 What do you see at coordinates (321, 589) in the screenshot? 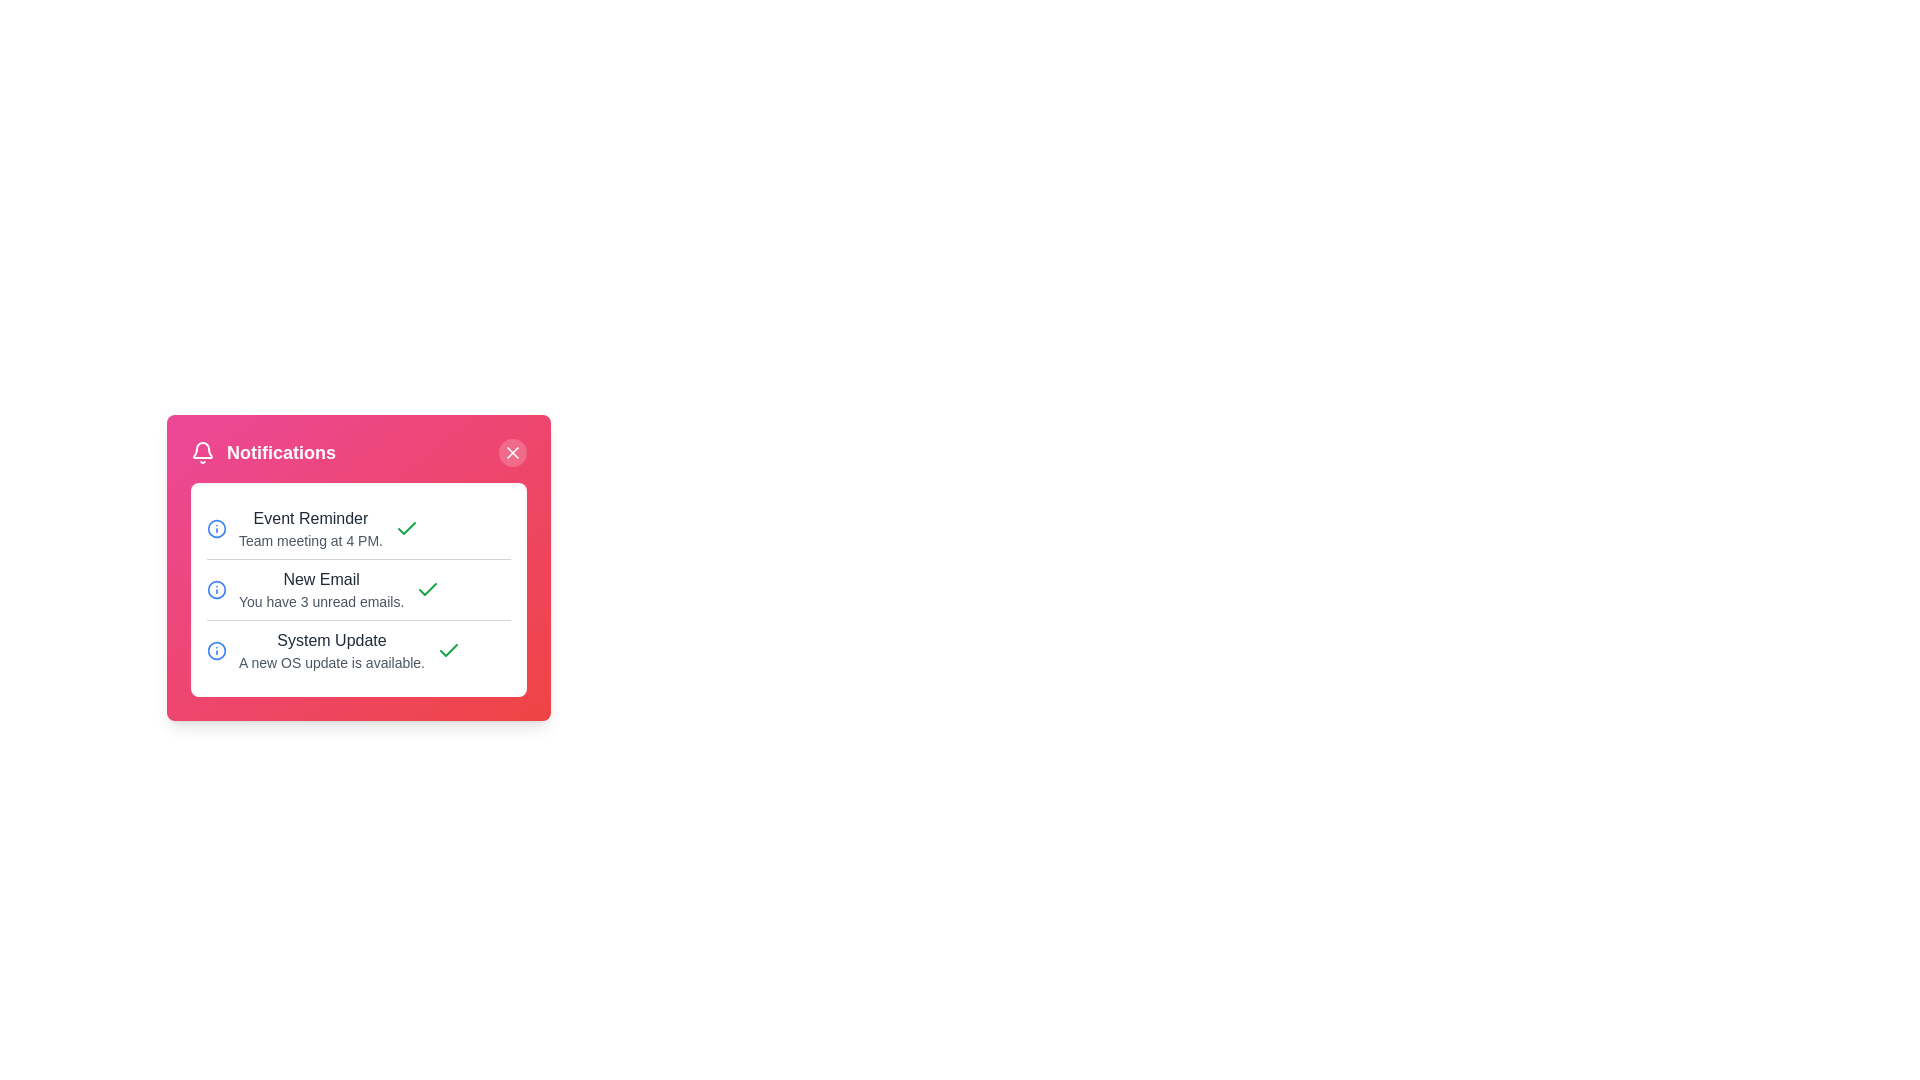
I see `the second notification text block in the notifications popover that informs the user about a new email and unread email counts` at bounding box center [321, 589].